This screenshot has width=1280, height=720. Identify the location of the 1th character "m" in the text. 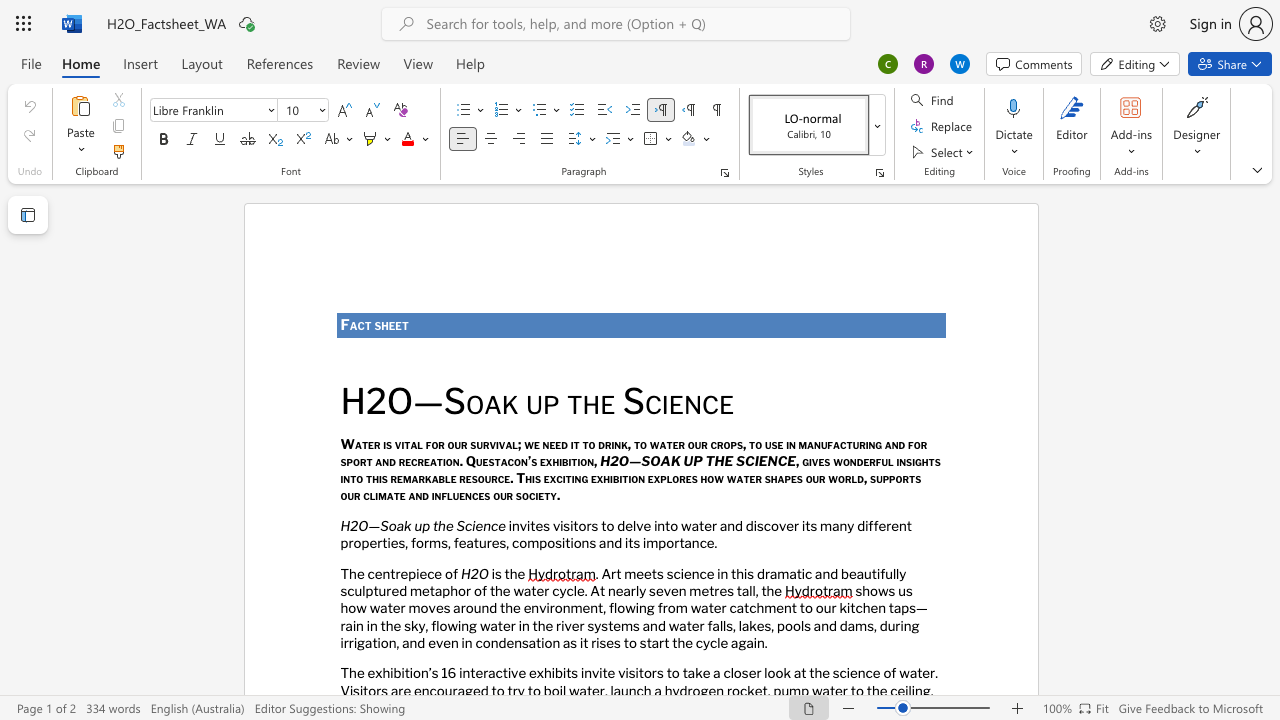
(413, 607).